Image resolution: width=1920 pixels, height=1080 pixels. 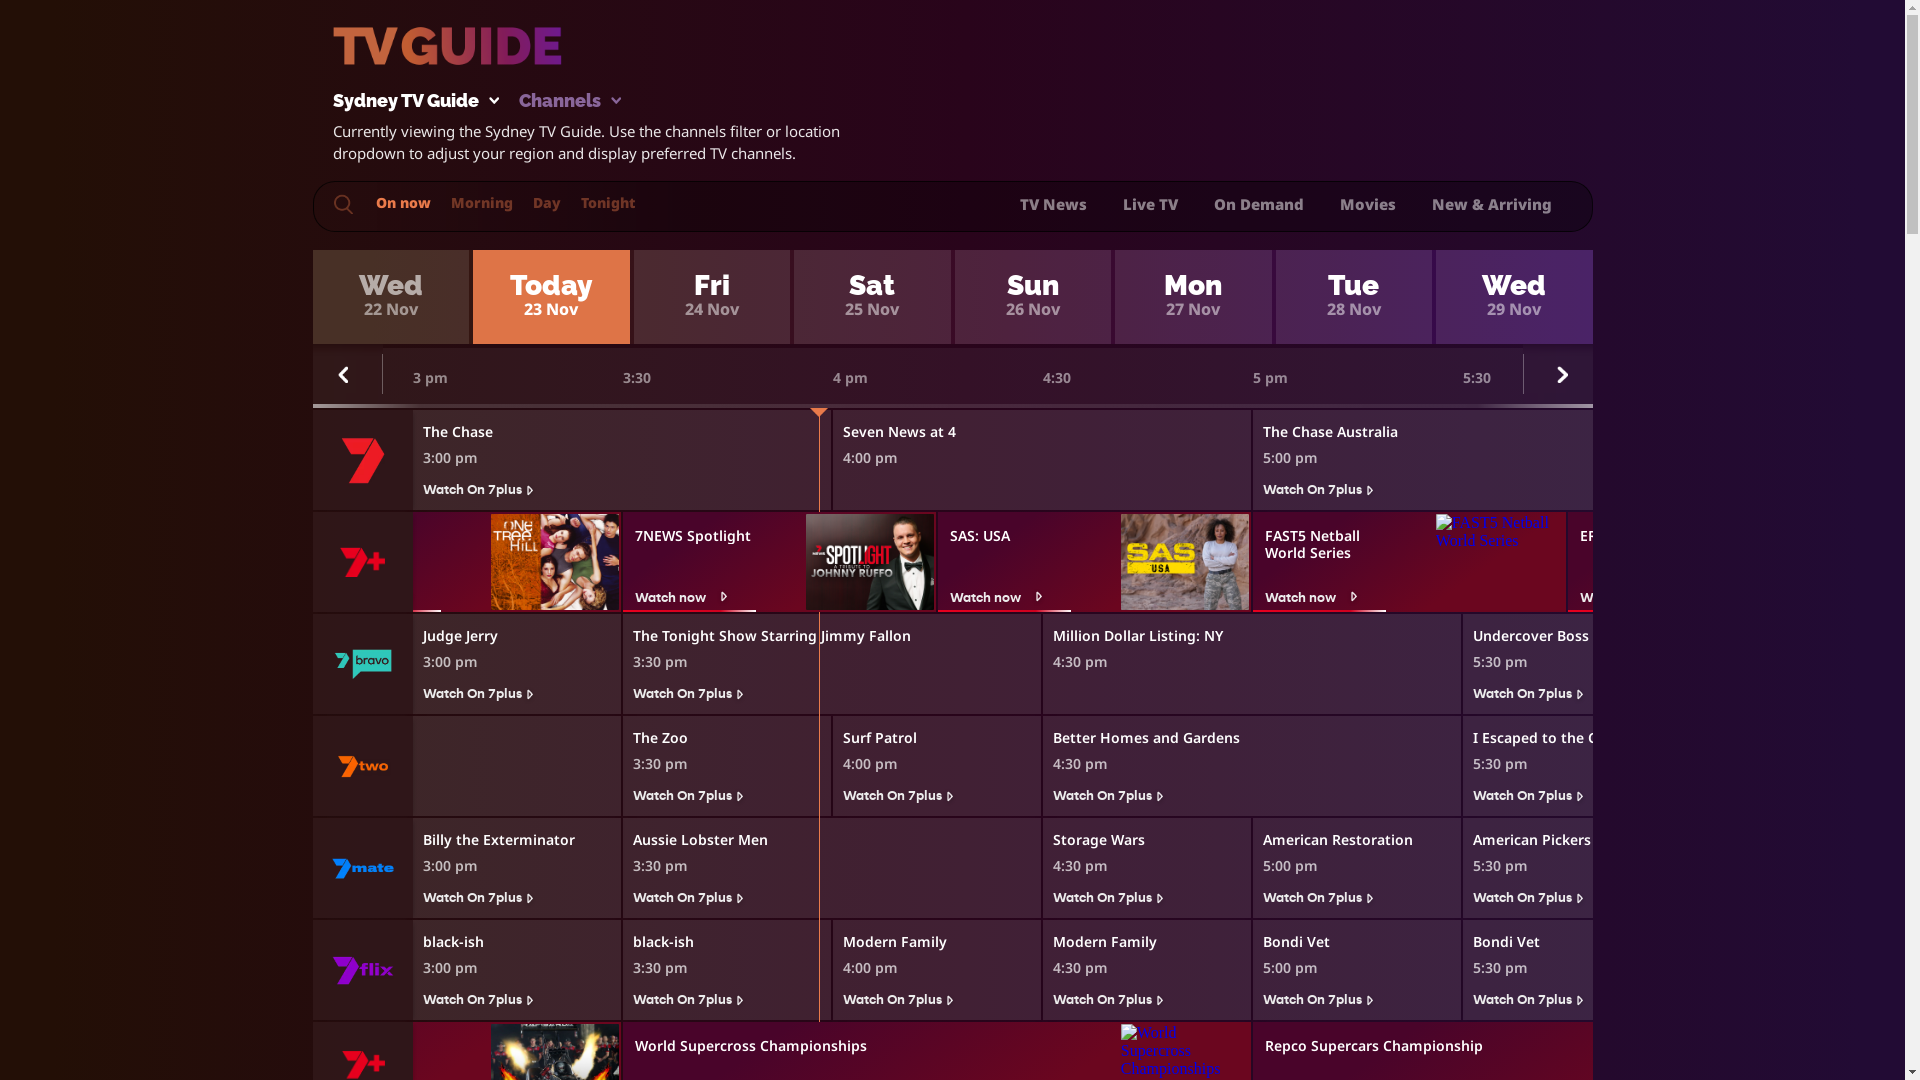 I want to click on 'Fri, so click(x=632, y=297).